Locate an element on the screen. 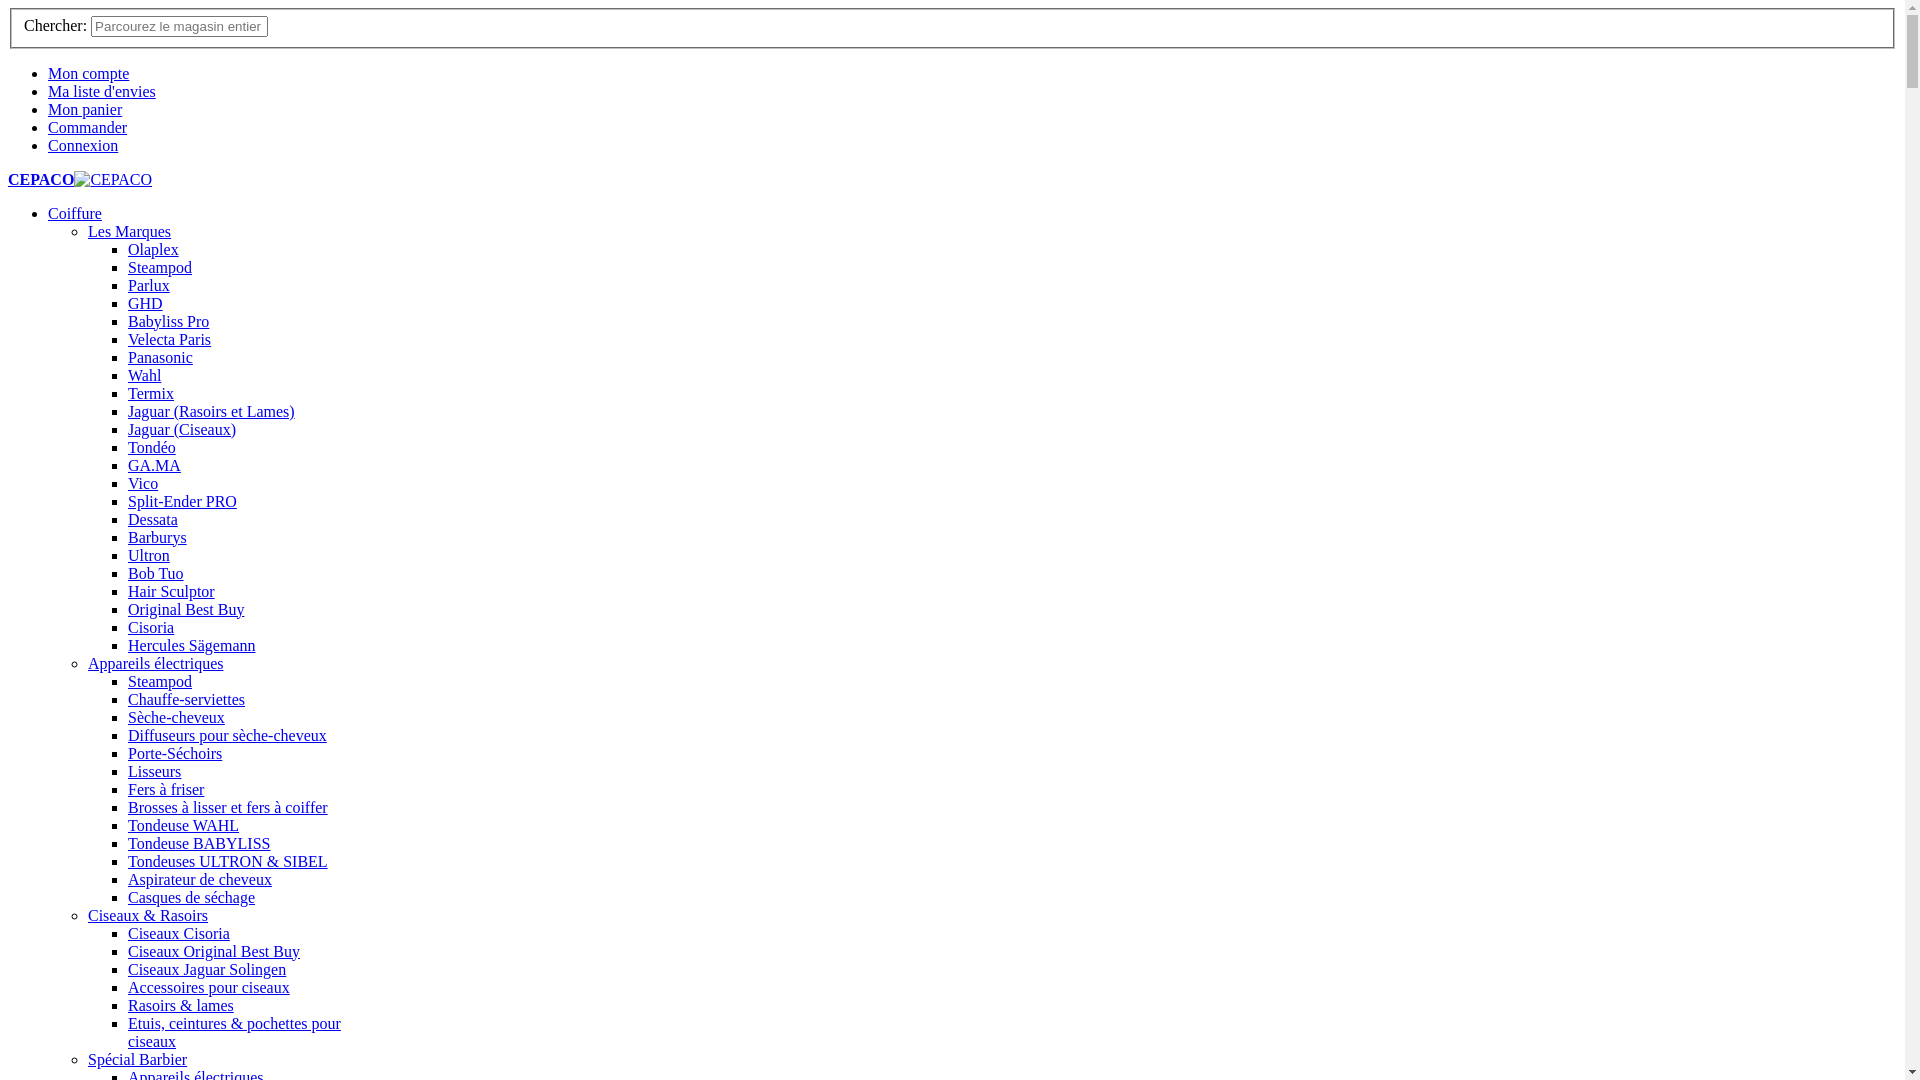 This screenshot has height=1080, width=1920. 'Etuis, ceintures & pochettes pour ciseaux' is located at coordinates (127, 1032).